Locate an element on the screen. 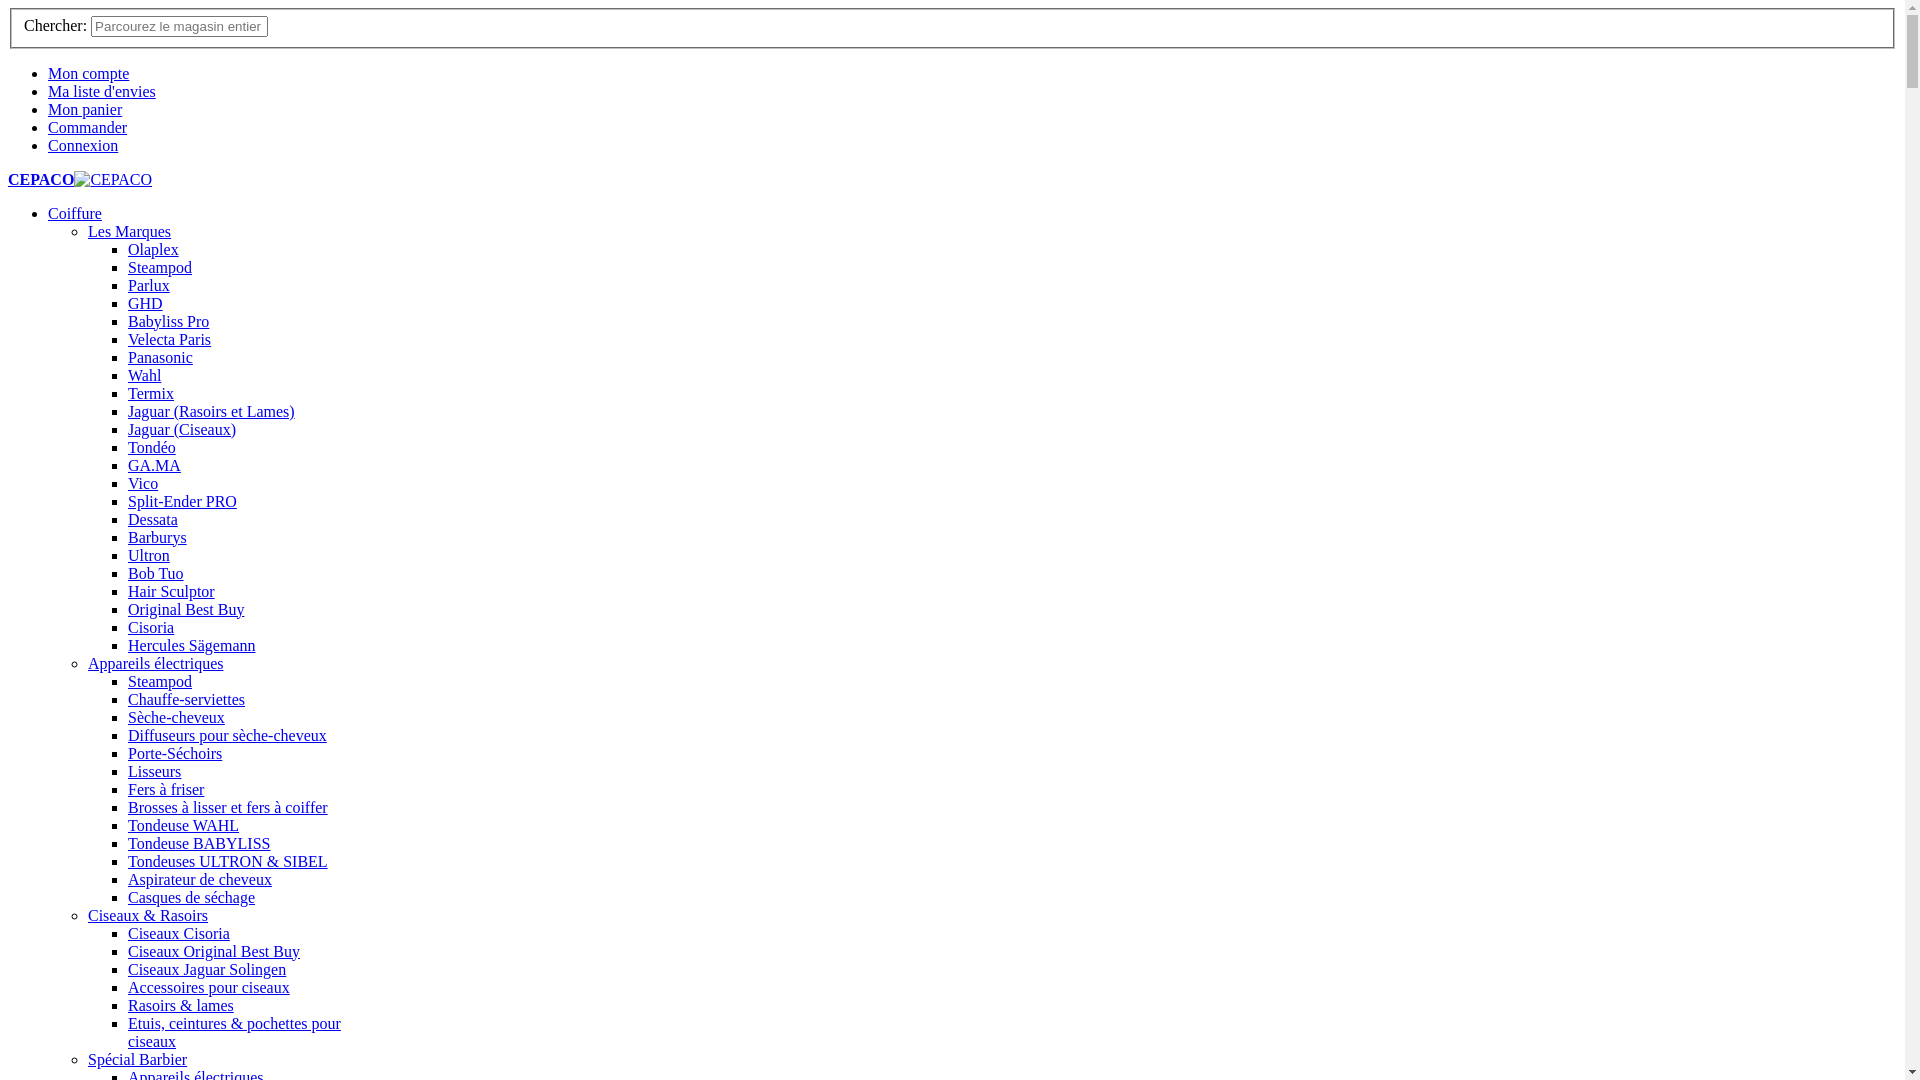 This screenshot has height=1080, width=1920. 'Etuis, ceintures & pochettes pour ciseaux' is located at coordinates (127, 1032).